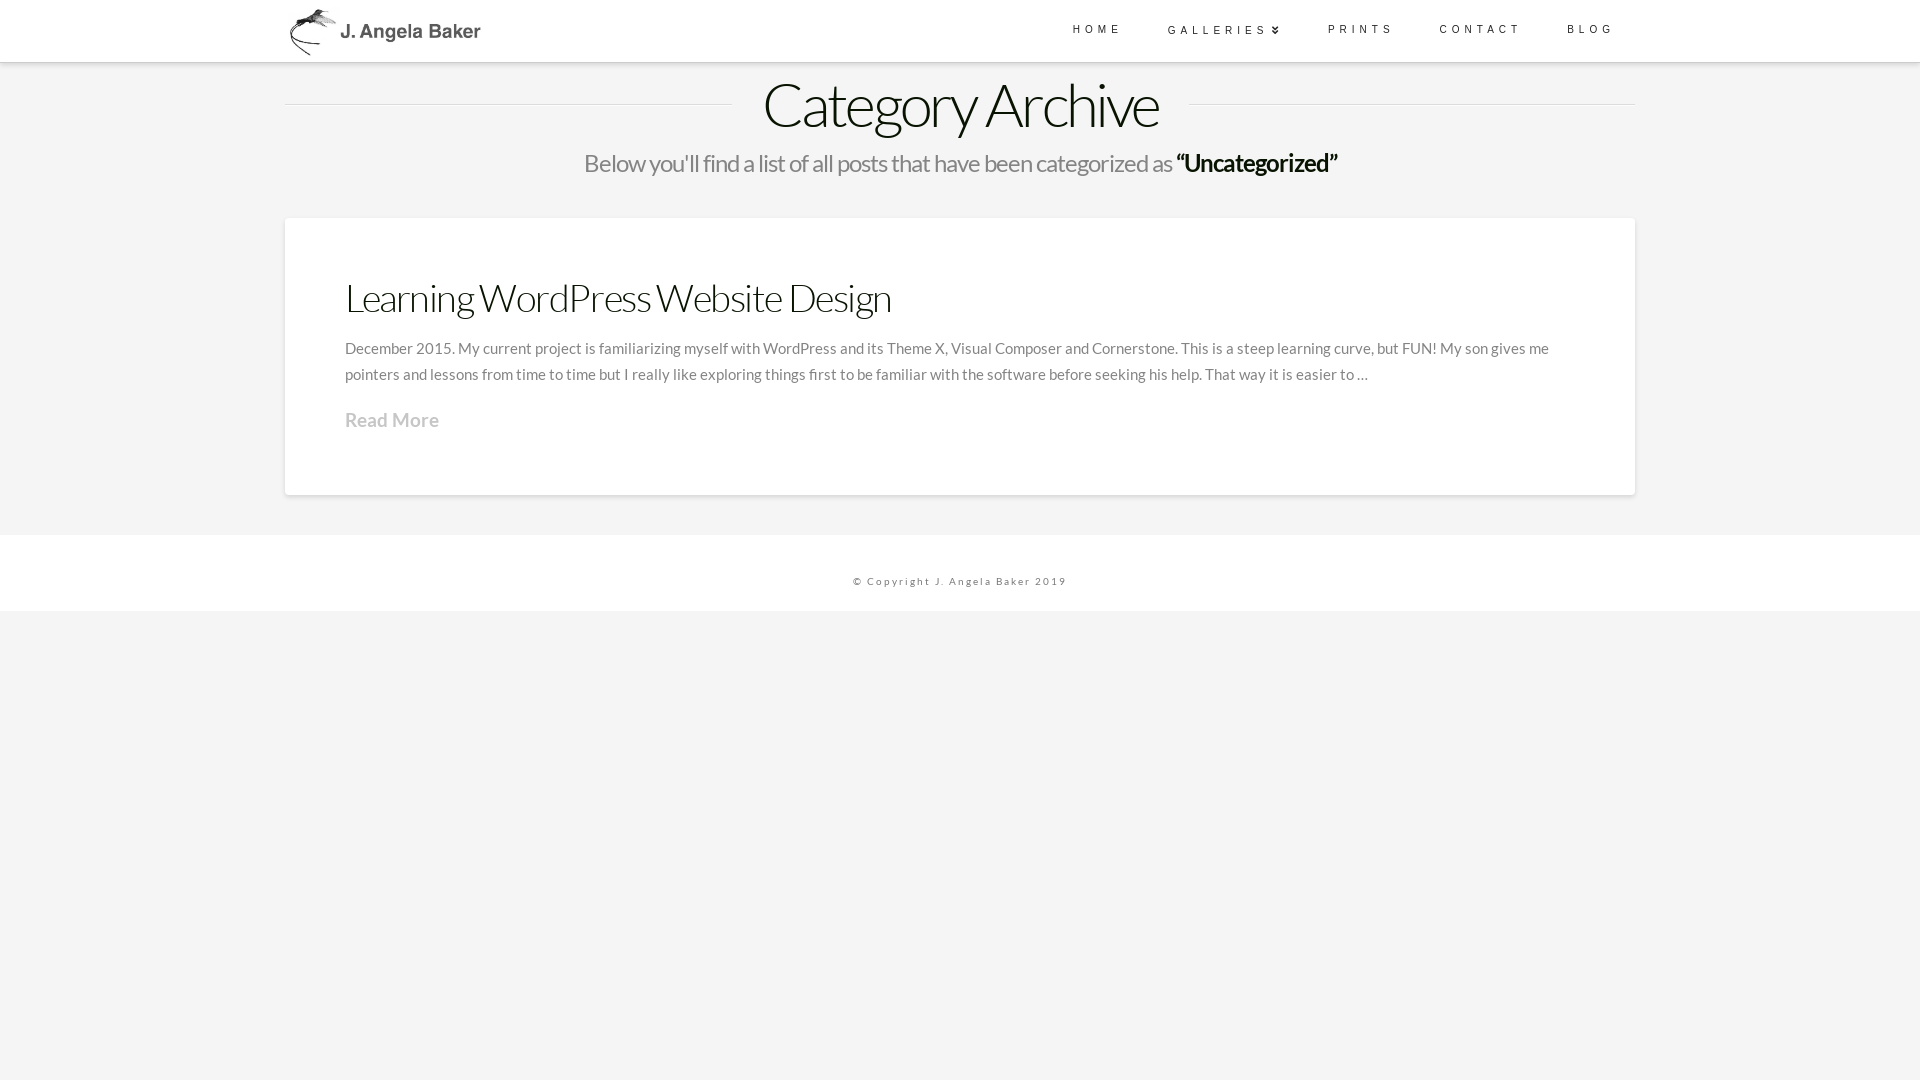 The width and height of the screenshot is (1920, 1080). I want to click on 'GALLERIES', so click(1222, 19).